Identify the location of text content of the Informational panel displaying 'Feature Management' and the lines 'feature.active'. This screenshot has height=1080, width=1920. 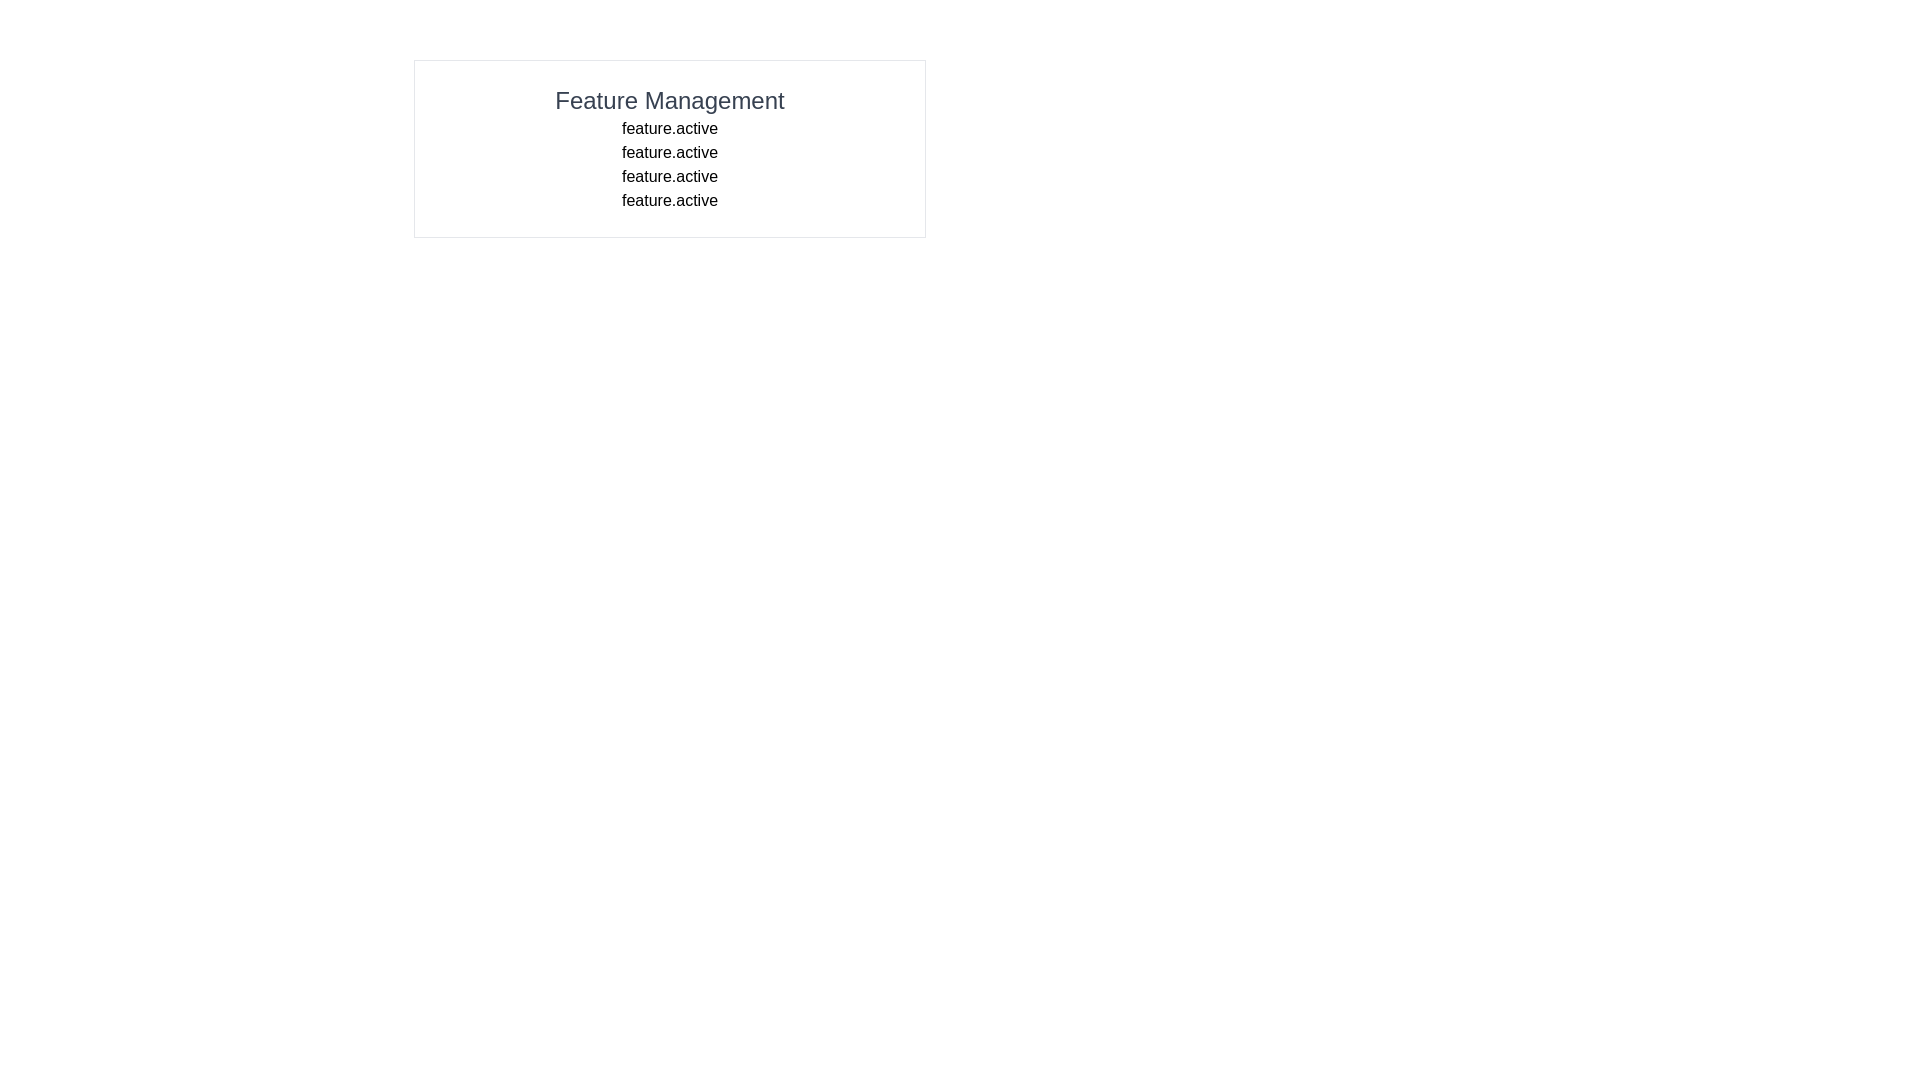
(670, 148).